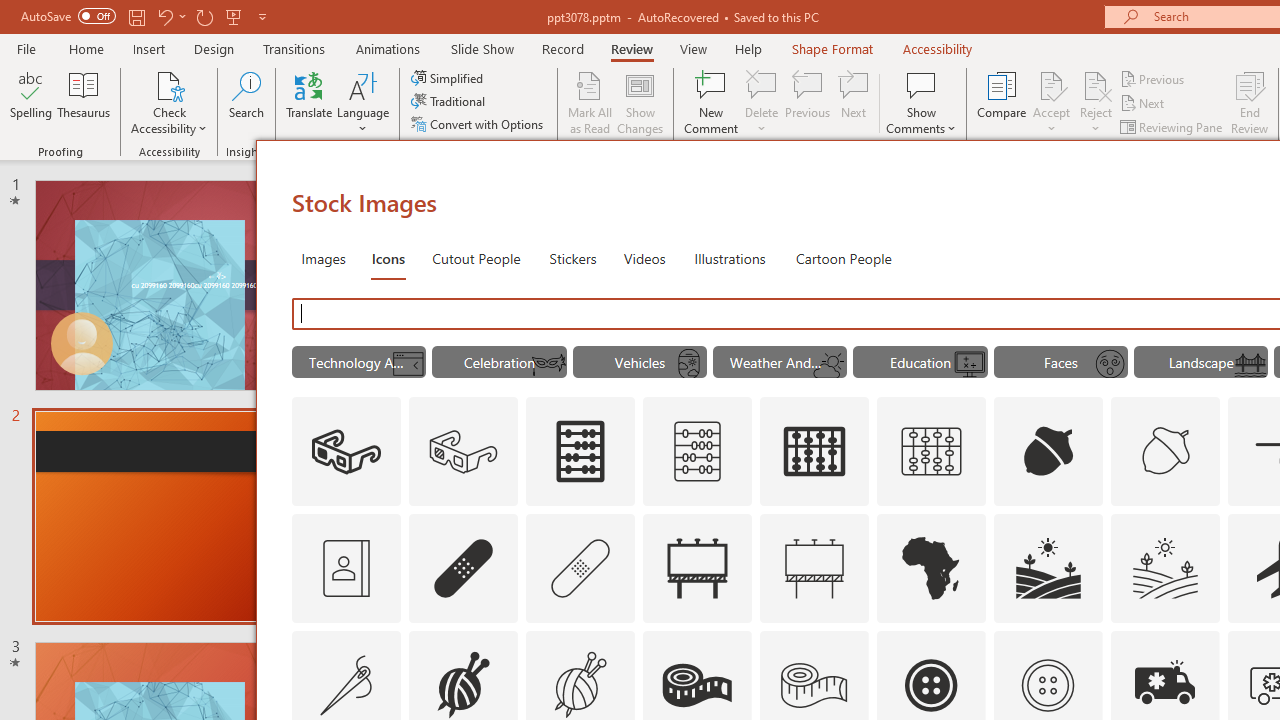  What do you see at coordinates (729, 257) in the screenshot?
I see `'Illustrations'` at bounding box center [729, 257].